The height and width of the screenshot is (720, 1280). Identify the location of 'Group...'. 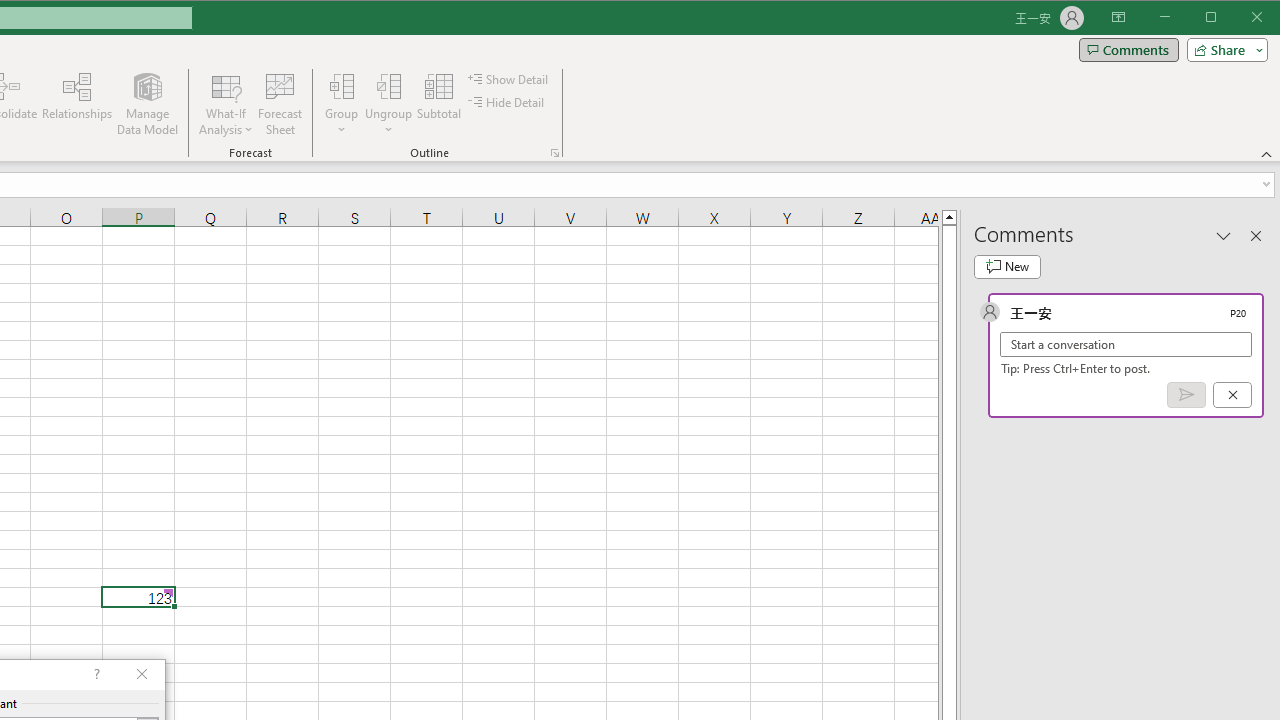
(342, 85).